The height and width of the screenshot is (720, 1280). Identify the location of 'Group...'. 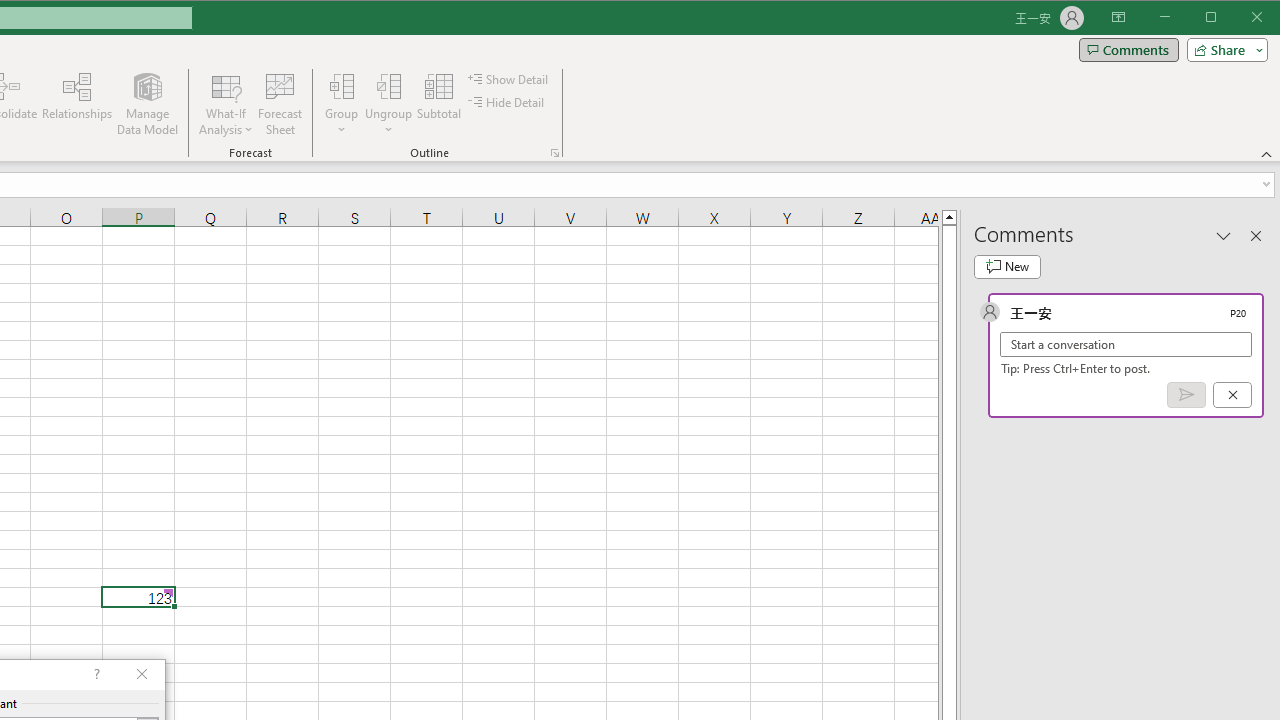
(342, 85).